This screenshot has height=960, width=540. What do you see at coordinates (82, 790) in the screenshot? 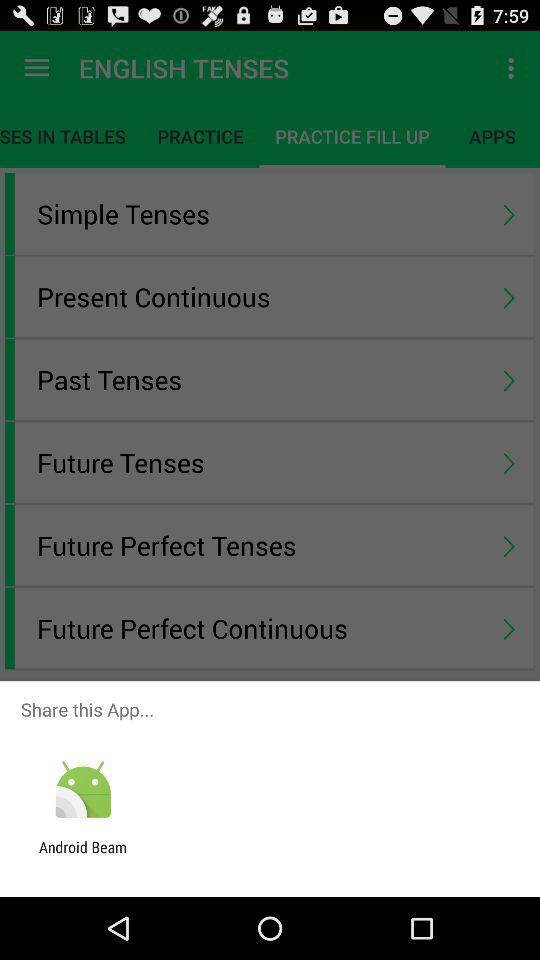
I see `the item above android beam app` at bounding box center [82, 790].